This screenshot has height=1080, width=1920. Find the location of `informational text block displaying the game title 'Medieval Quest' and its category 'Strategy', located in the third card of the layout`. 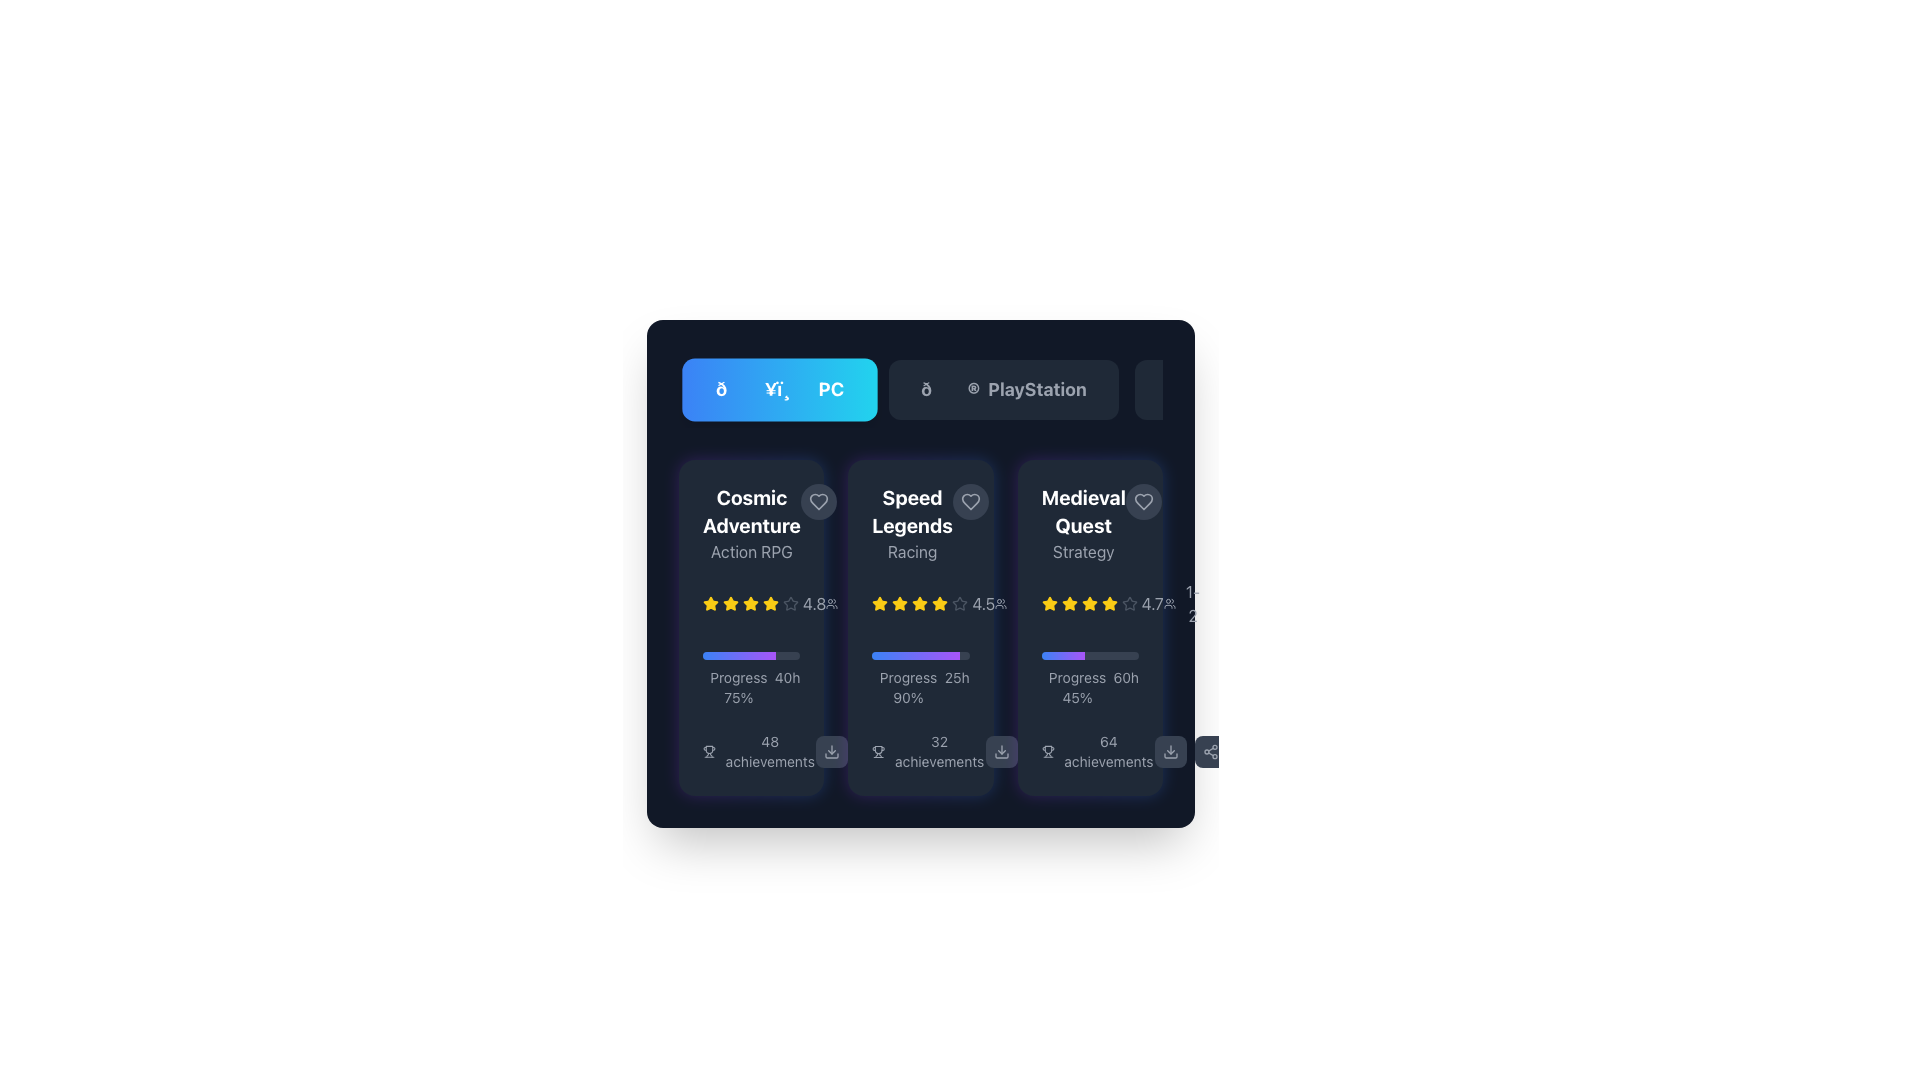

informational text block displaying the game title 'Medieval Quest' and its category 'Strategy', located in the third card of the layout is located at coordinates (1089, 523).